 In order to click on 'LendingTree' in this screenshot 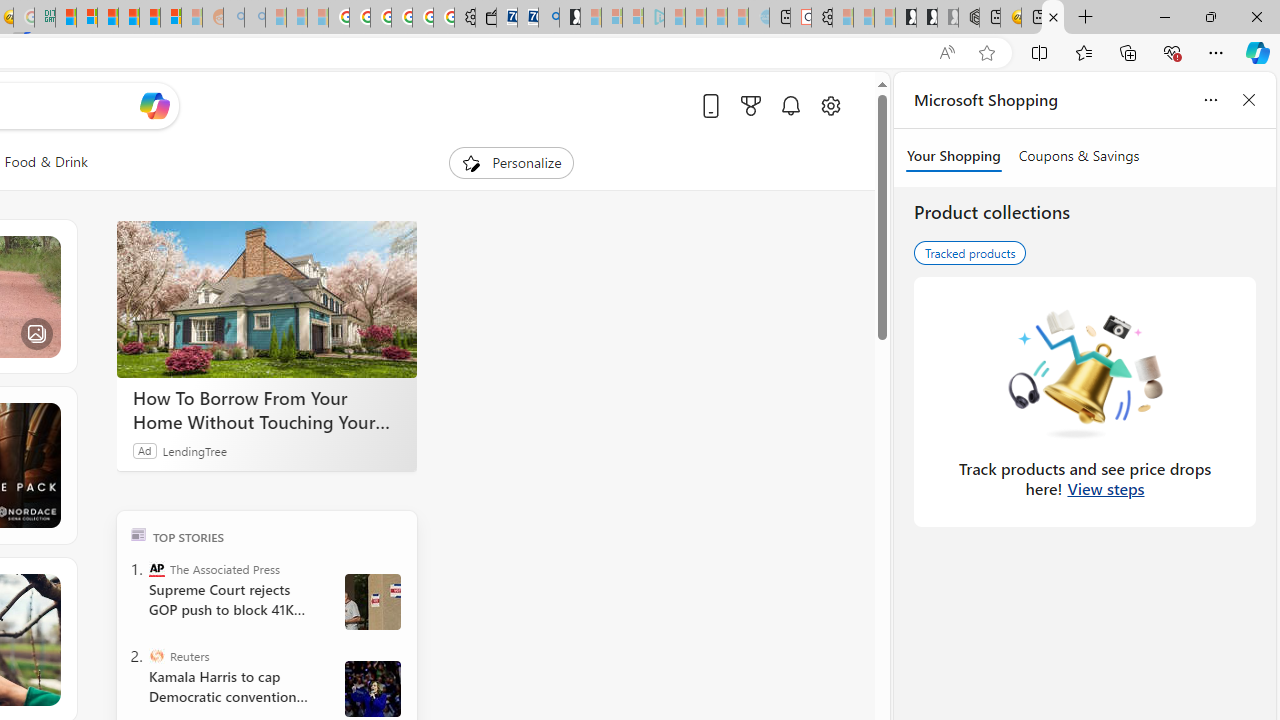, I will do `click(195, 450)`.